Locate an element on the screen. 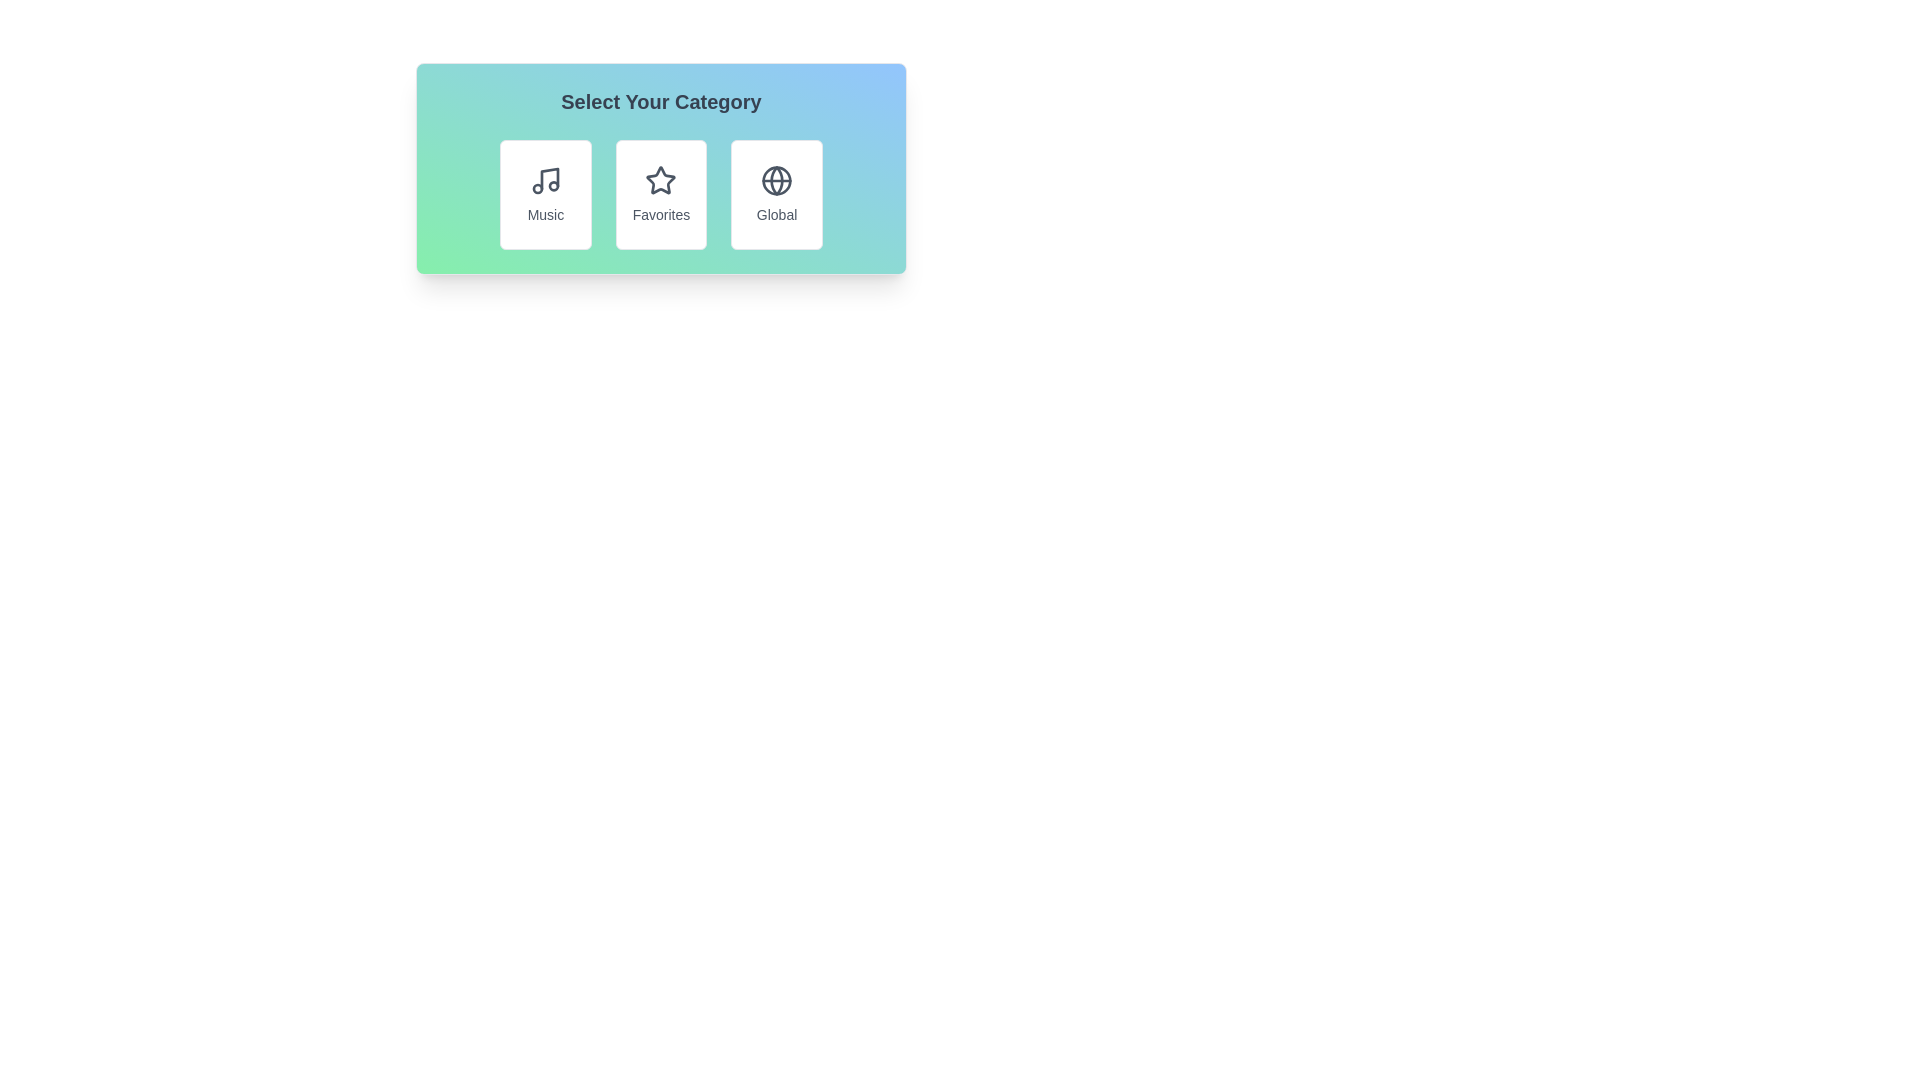  the star-shaped icon within the 'Favorites' button is located at coordinates (661, 181).